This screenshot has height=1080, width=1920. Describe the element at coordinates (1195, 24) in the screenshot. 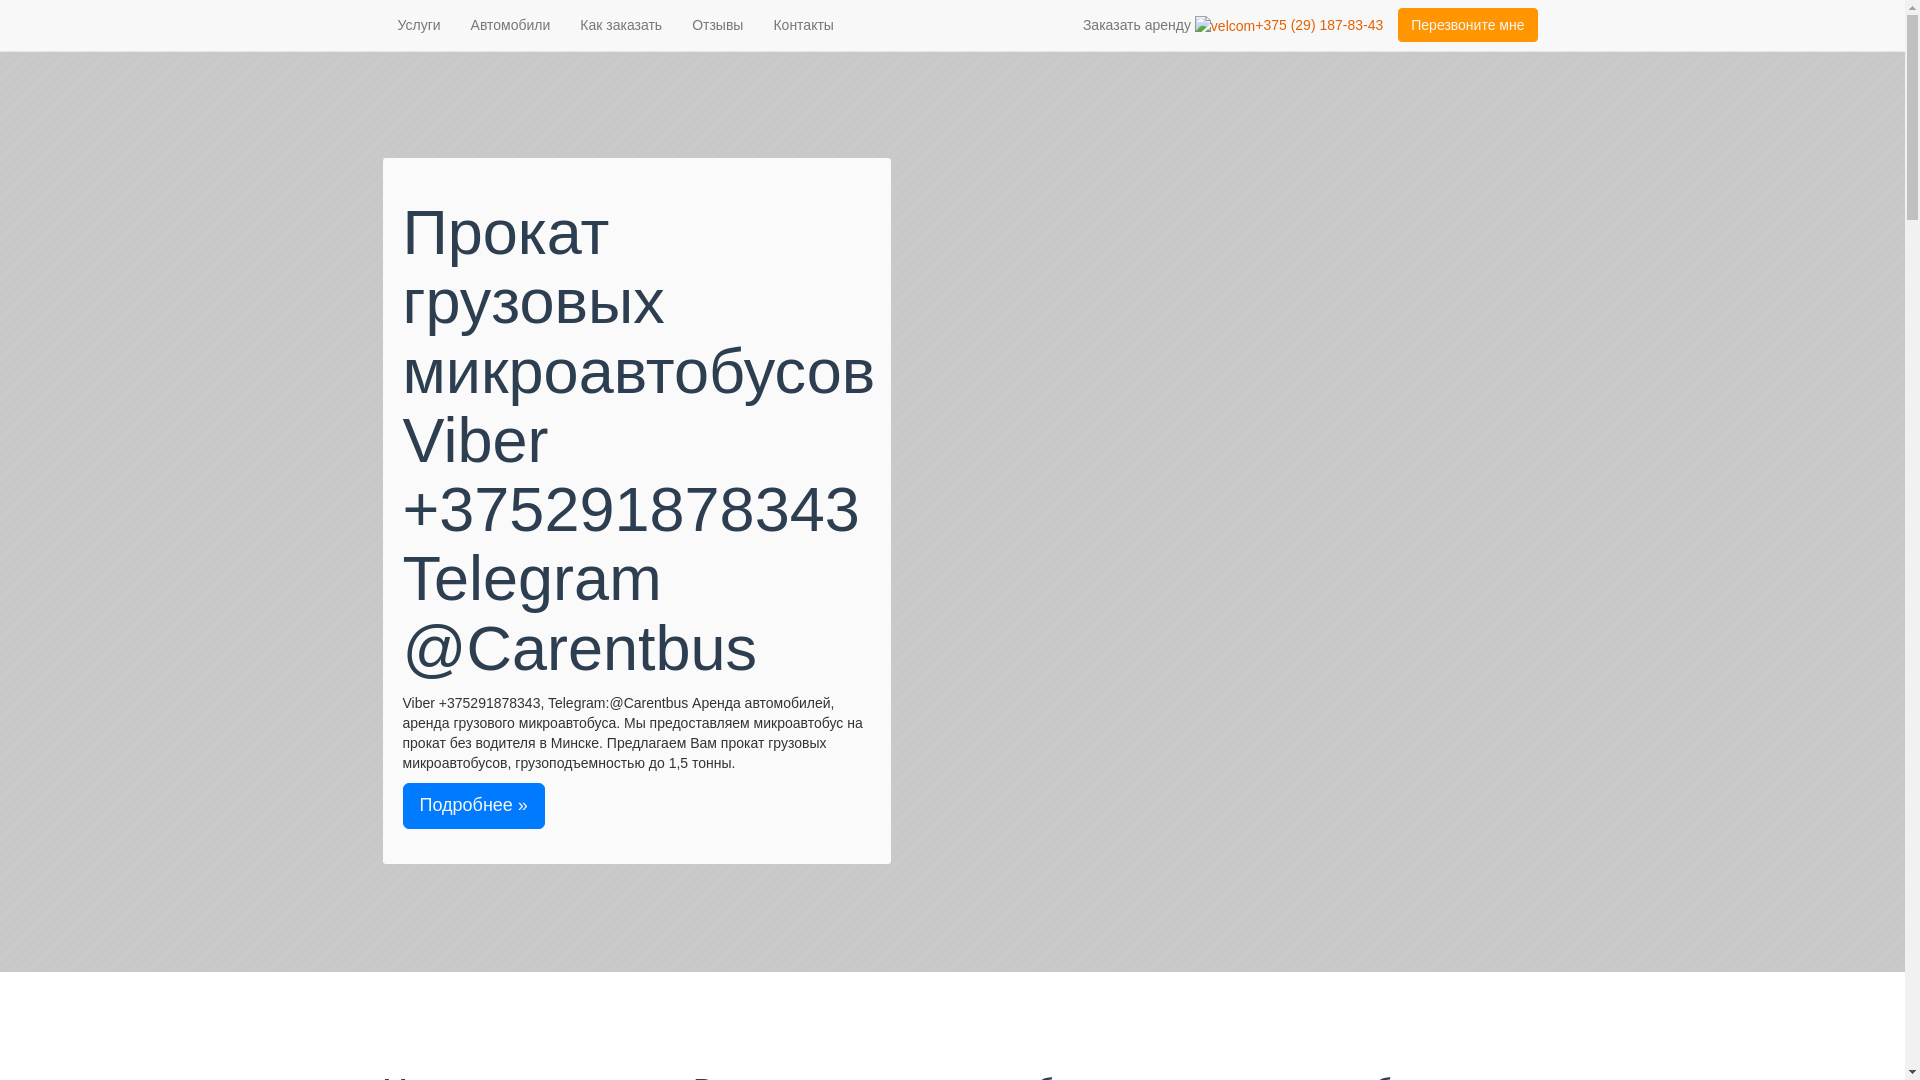

I see `'+375 (29) 187-83-43'` at that location.